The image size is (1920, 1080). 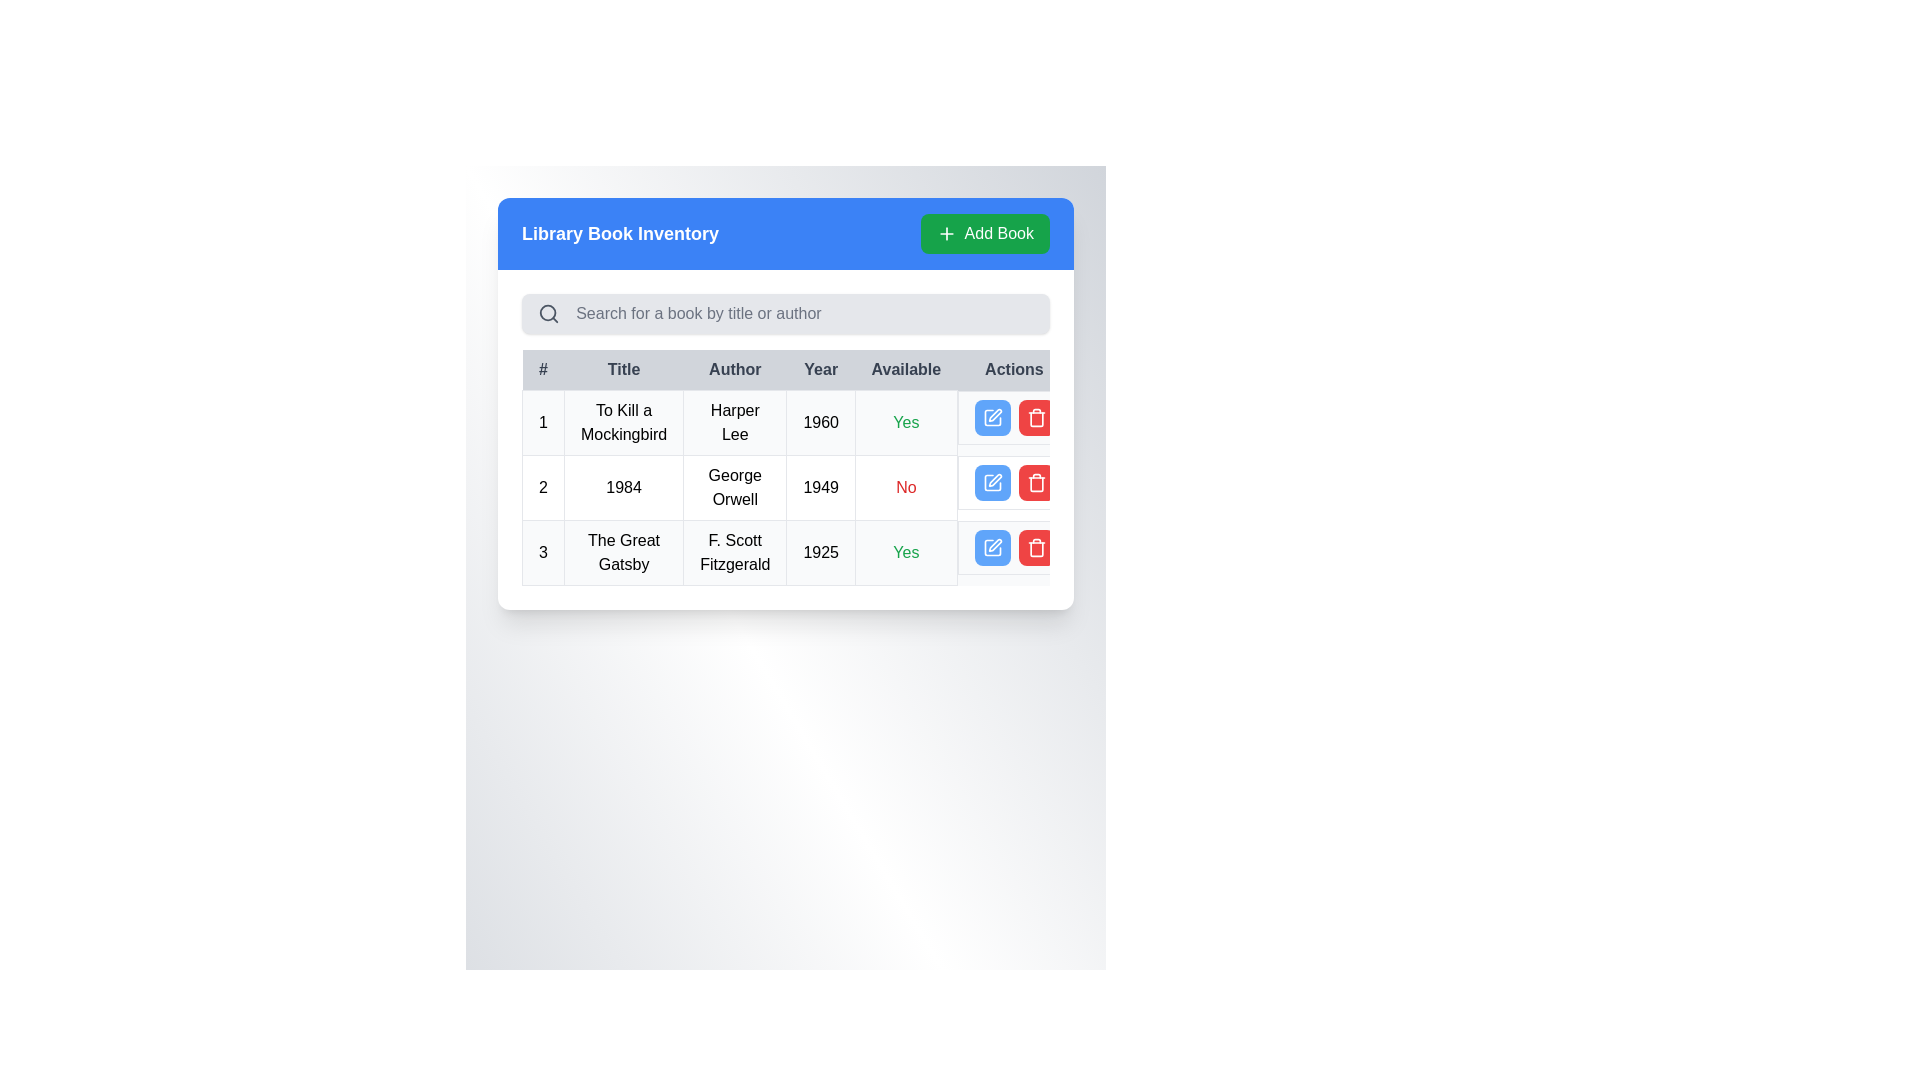 What do you see at coordinates (821, 488) in the screenshot?
I see `the table cell displaying '1949', which is the fourth column entry in the second row of the 'Library Book Inventory' table` at bounding box center [821, 488].